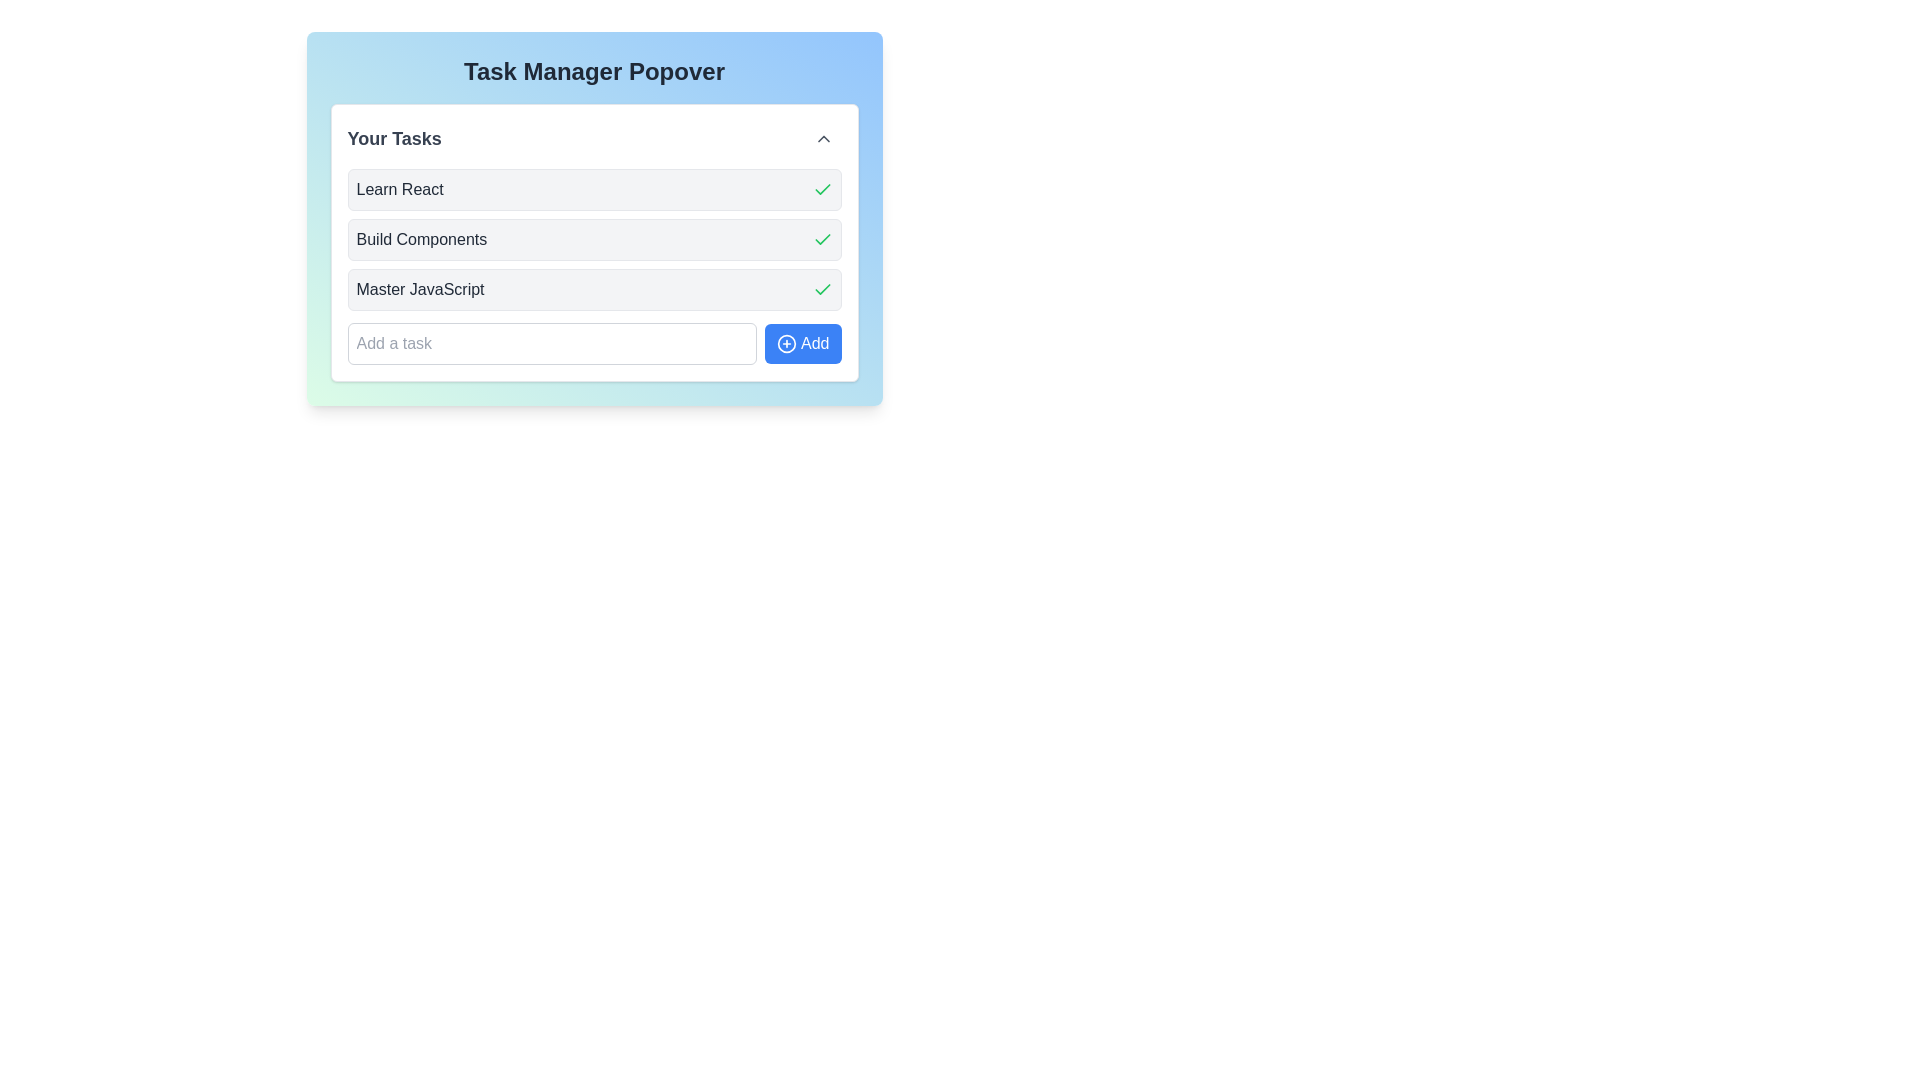  What do you see at coordinates (822, 189) in the screenshot?
I see `the green checkmark icon indicating task completion for 'Master JavaScript' in the task manager interface` at bounding box center [822, 189].